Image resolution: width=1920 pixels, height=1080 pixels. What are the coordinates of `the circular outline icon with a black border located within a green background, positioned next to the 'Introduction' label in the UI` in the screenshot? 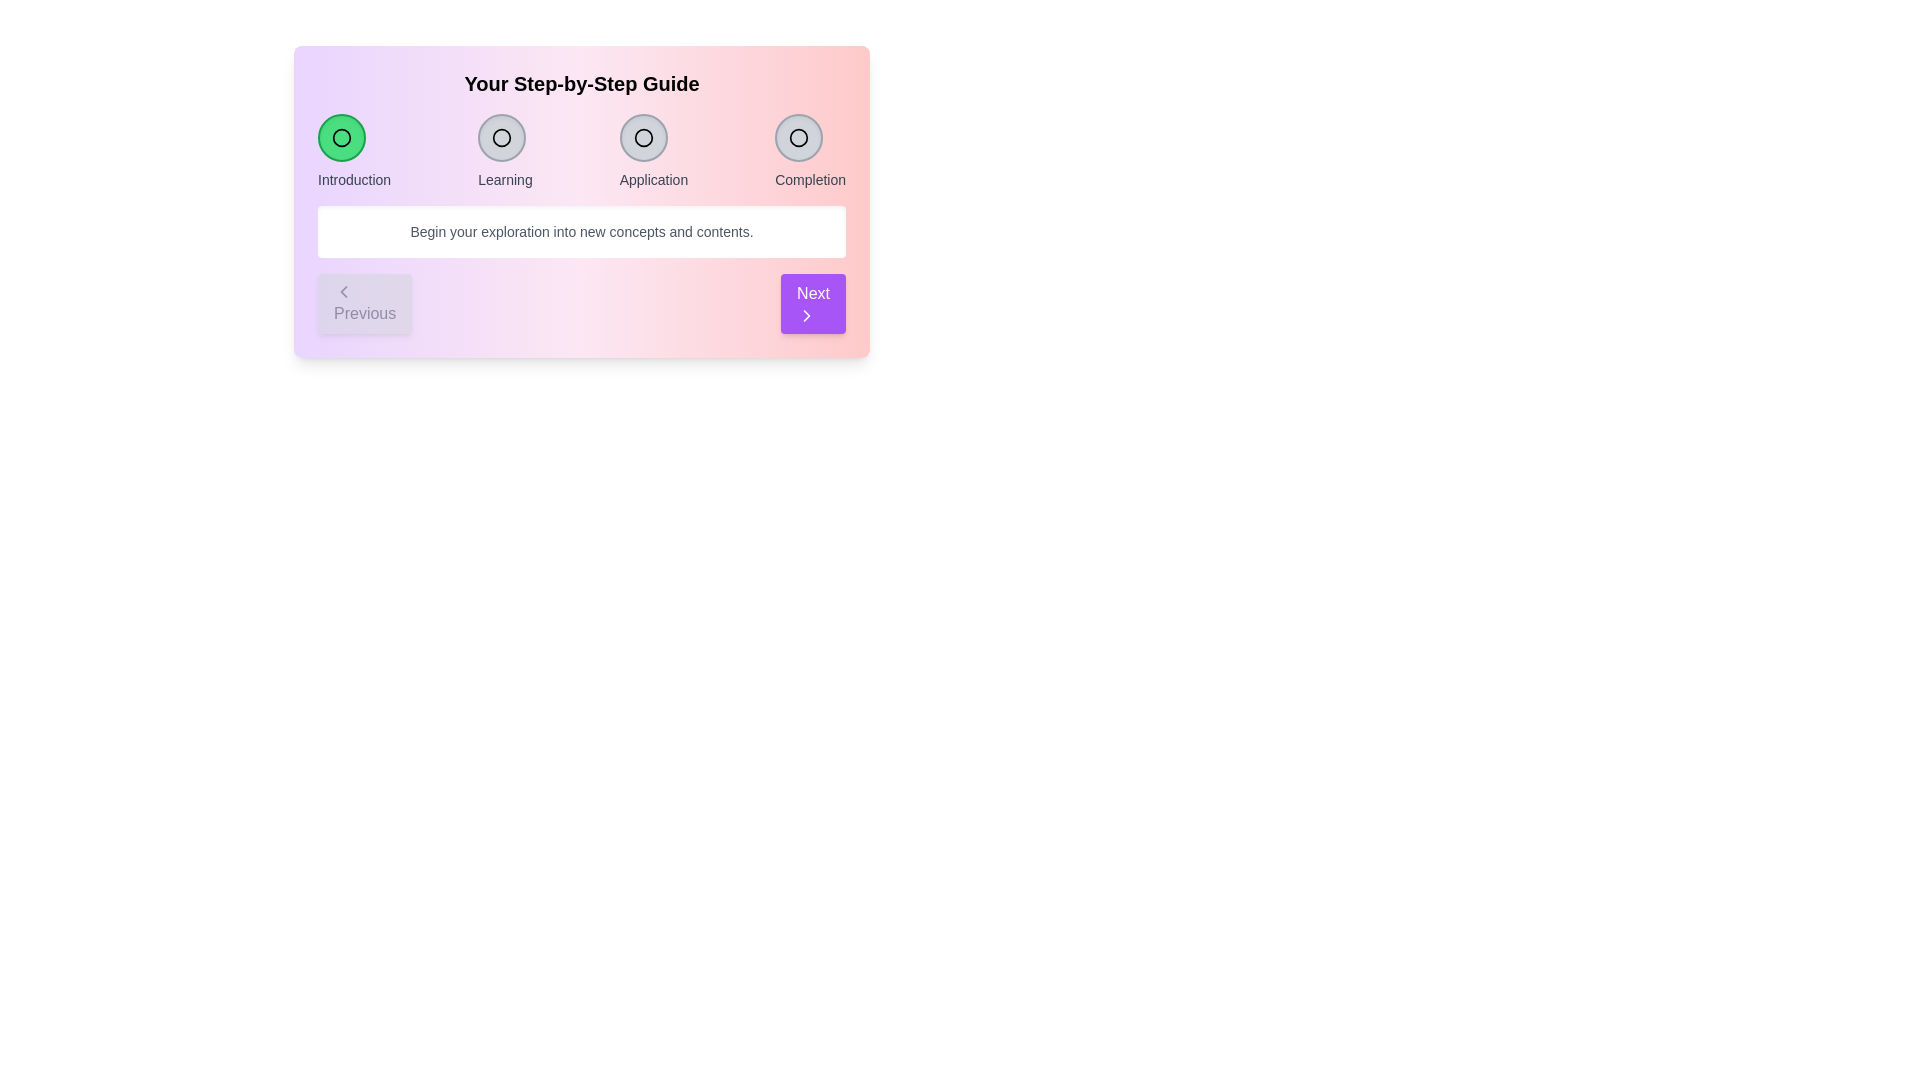 It's located at (341, 137).